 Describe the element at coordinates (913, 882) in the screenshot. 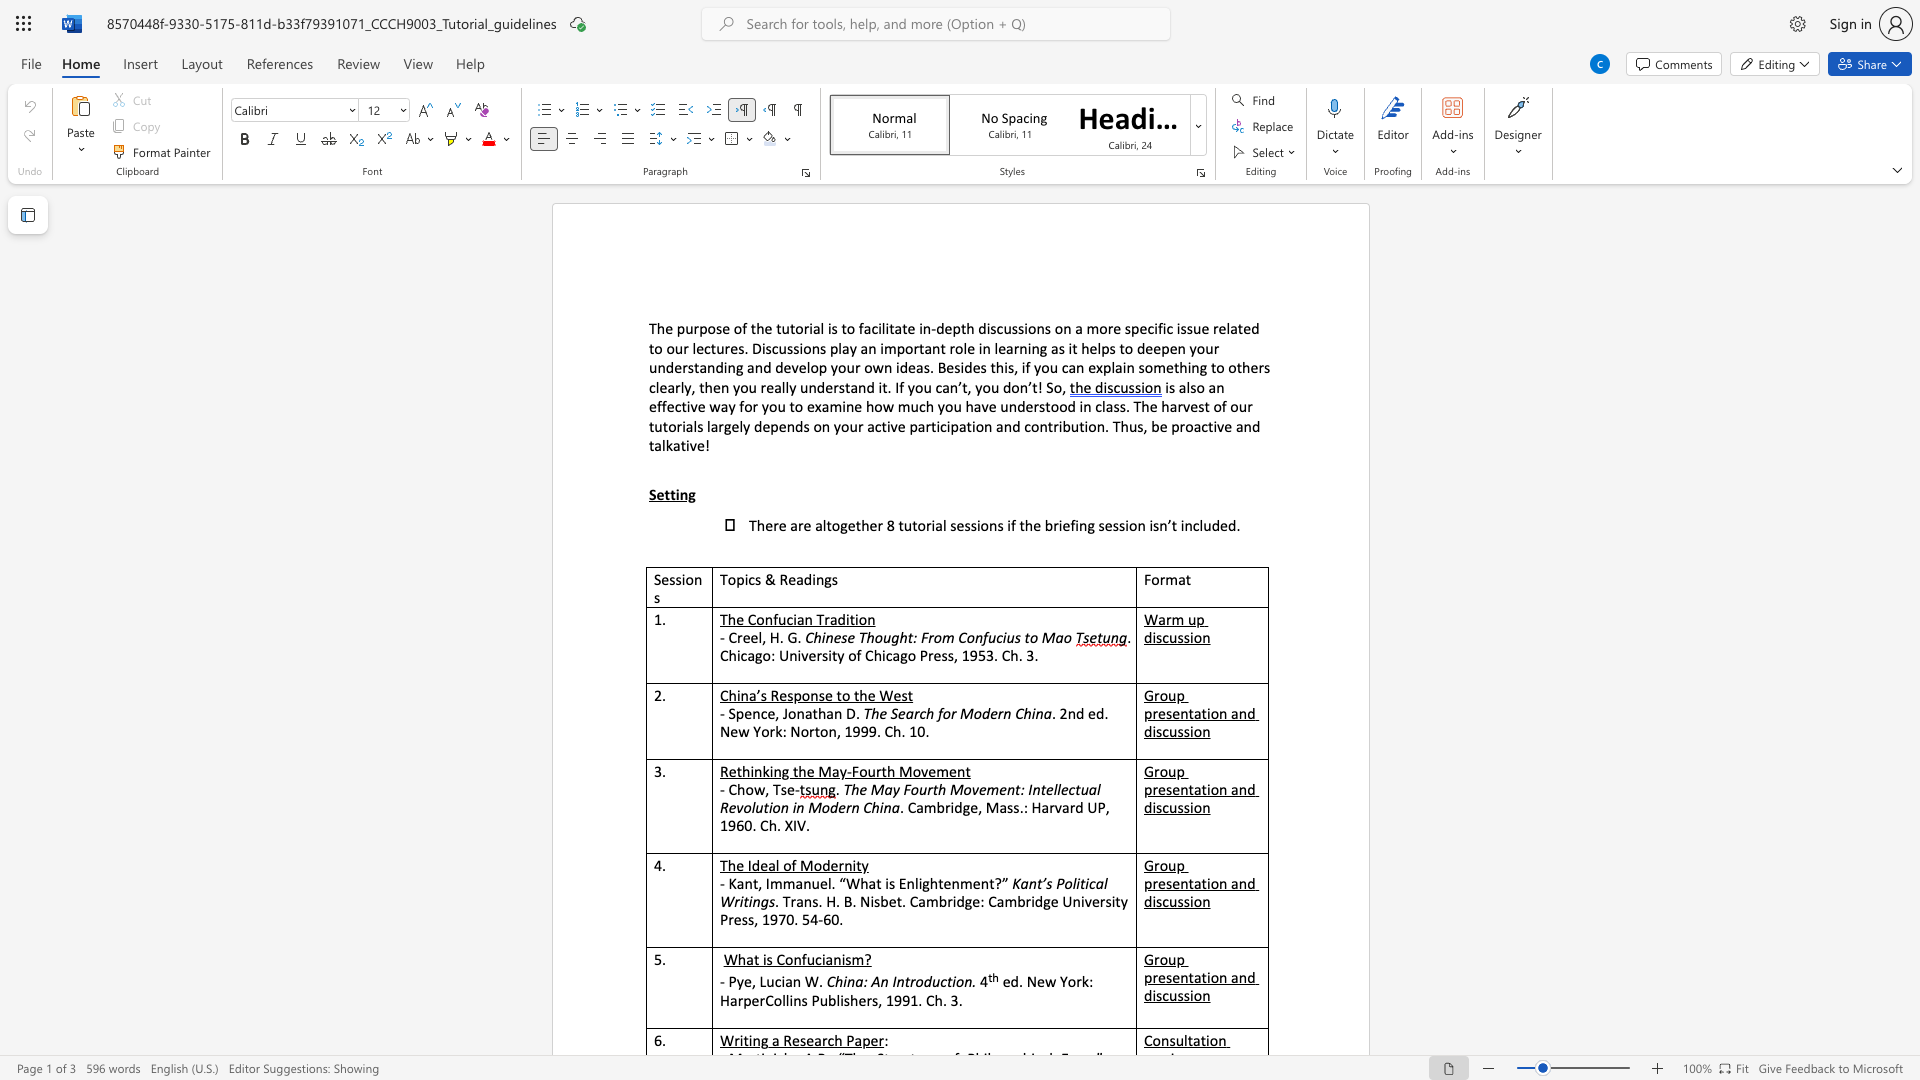

I see `the subset text "lighten" within the text "- Kant, Immanuel. “What is Enlightenment?”"` at that location.